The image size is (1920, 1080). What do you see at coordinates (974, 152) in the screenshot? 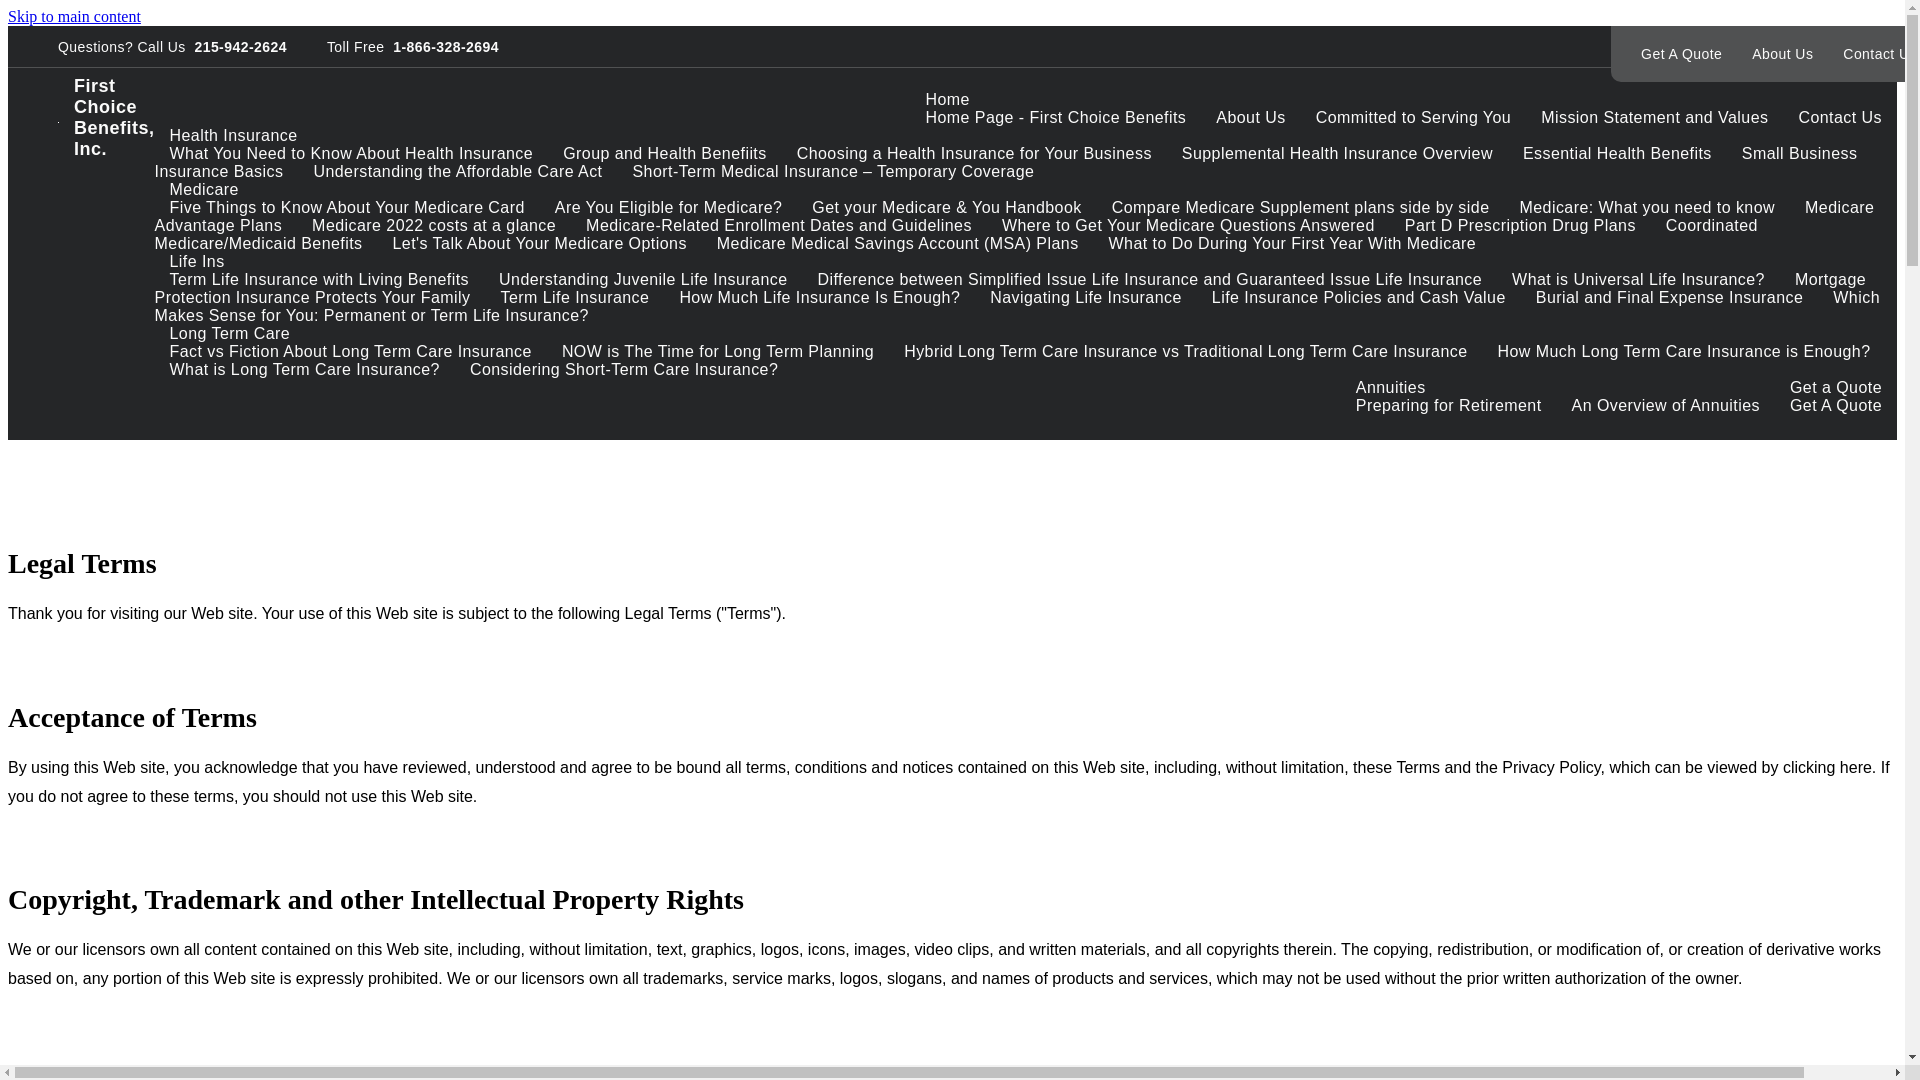
I see `'Choosing a Health Insurance for Your Business'` at bounding box center [974, 152].